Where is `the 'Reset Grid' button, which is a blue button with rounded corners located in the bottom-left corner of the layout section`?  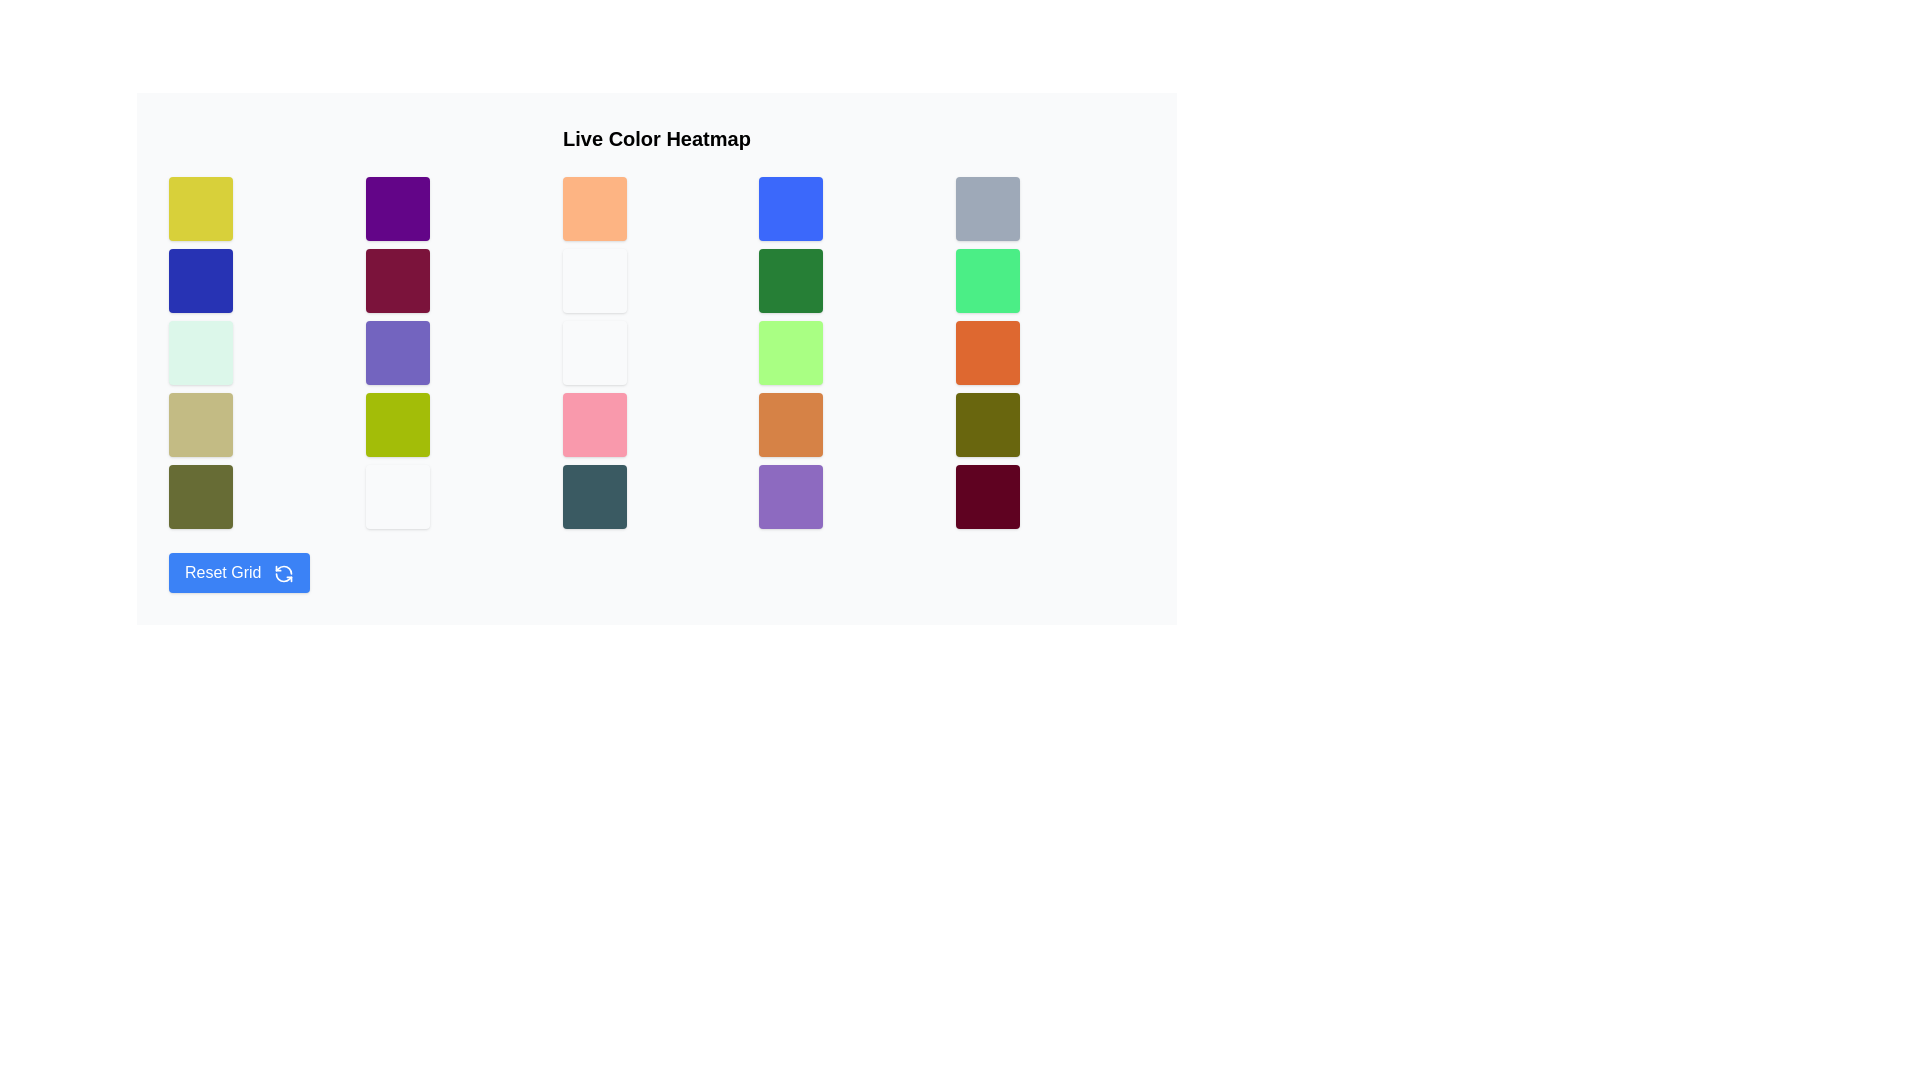 the 'Reset Grid' button, which is a blue button with rounded corners located in the bottom-left corner of the layout section is located at coordinates (239, 573).